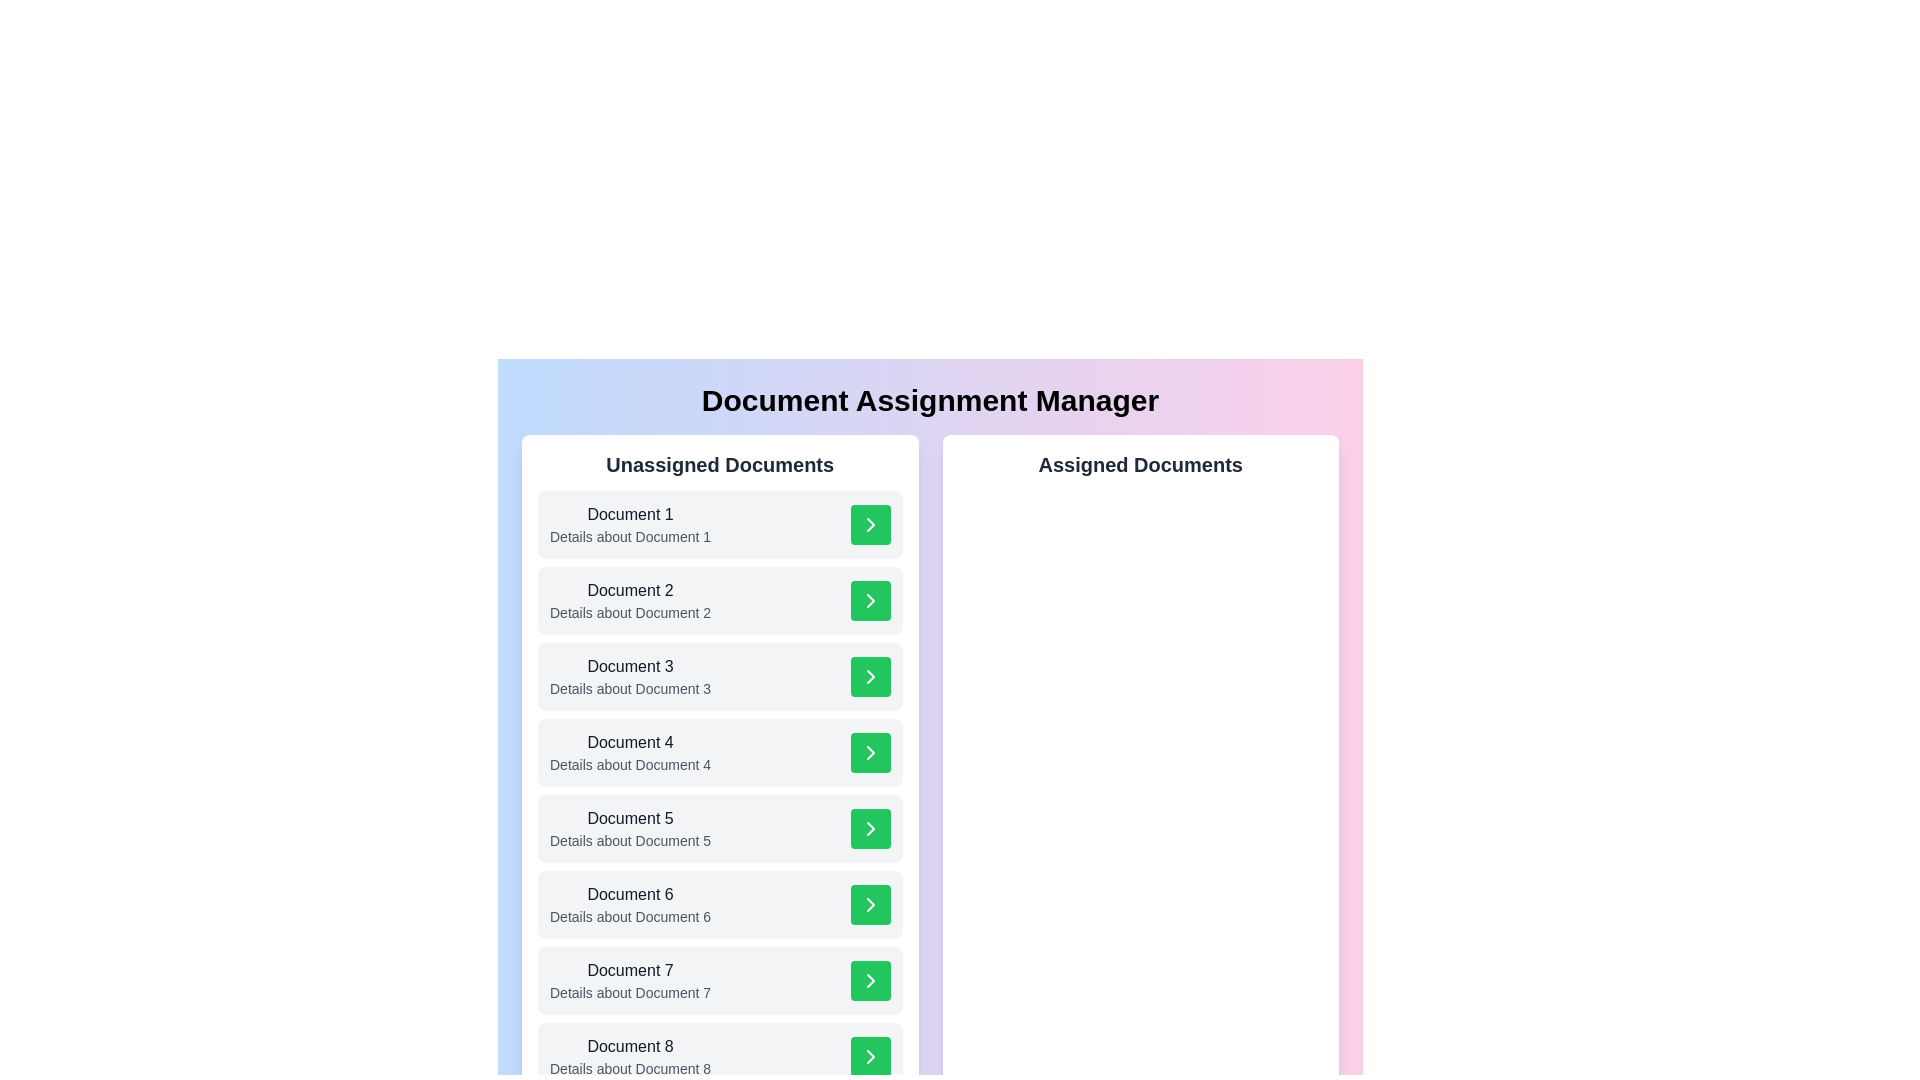 The height and width of the screenshot is (1080, 1920). I want to click on the text label displaying 'Details about Document 8' located below the title 'Document 8' in the 'Unassigned Documents' section, so click(629, 1067).